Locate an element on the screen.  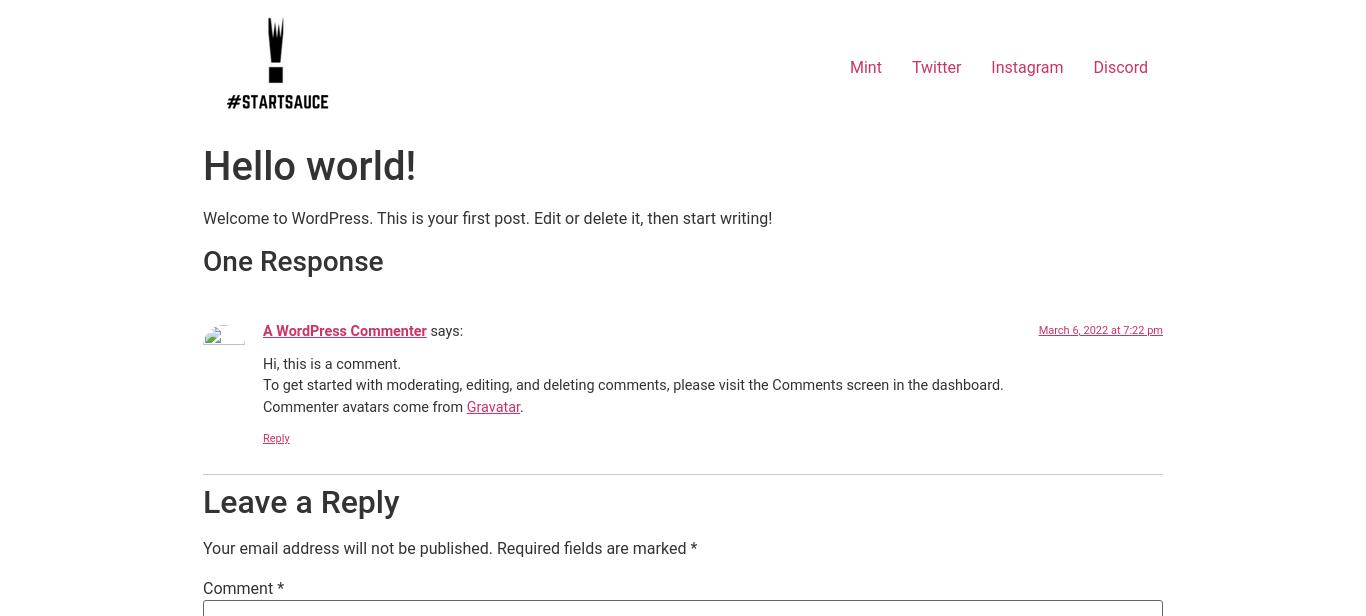
'A WordPress Commenter' is located at coordinates (343, 330).